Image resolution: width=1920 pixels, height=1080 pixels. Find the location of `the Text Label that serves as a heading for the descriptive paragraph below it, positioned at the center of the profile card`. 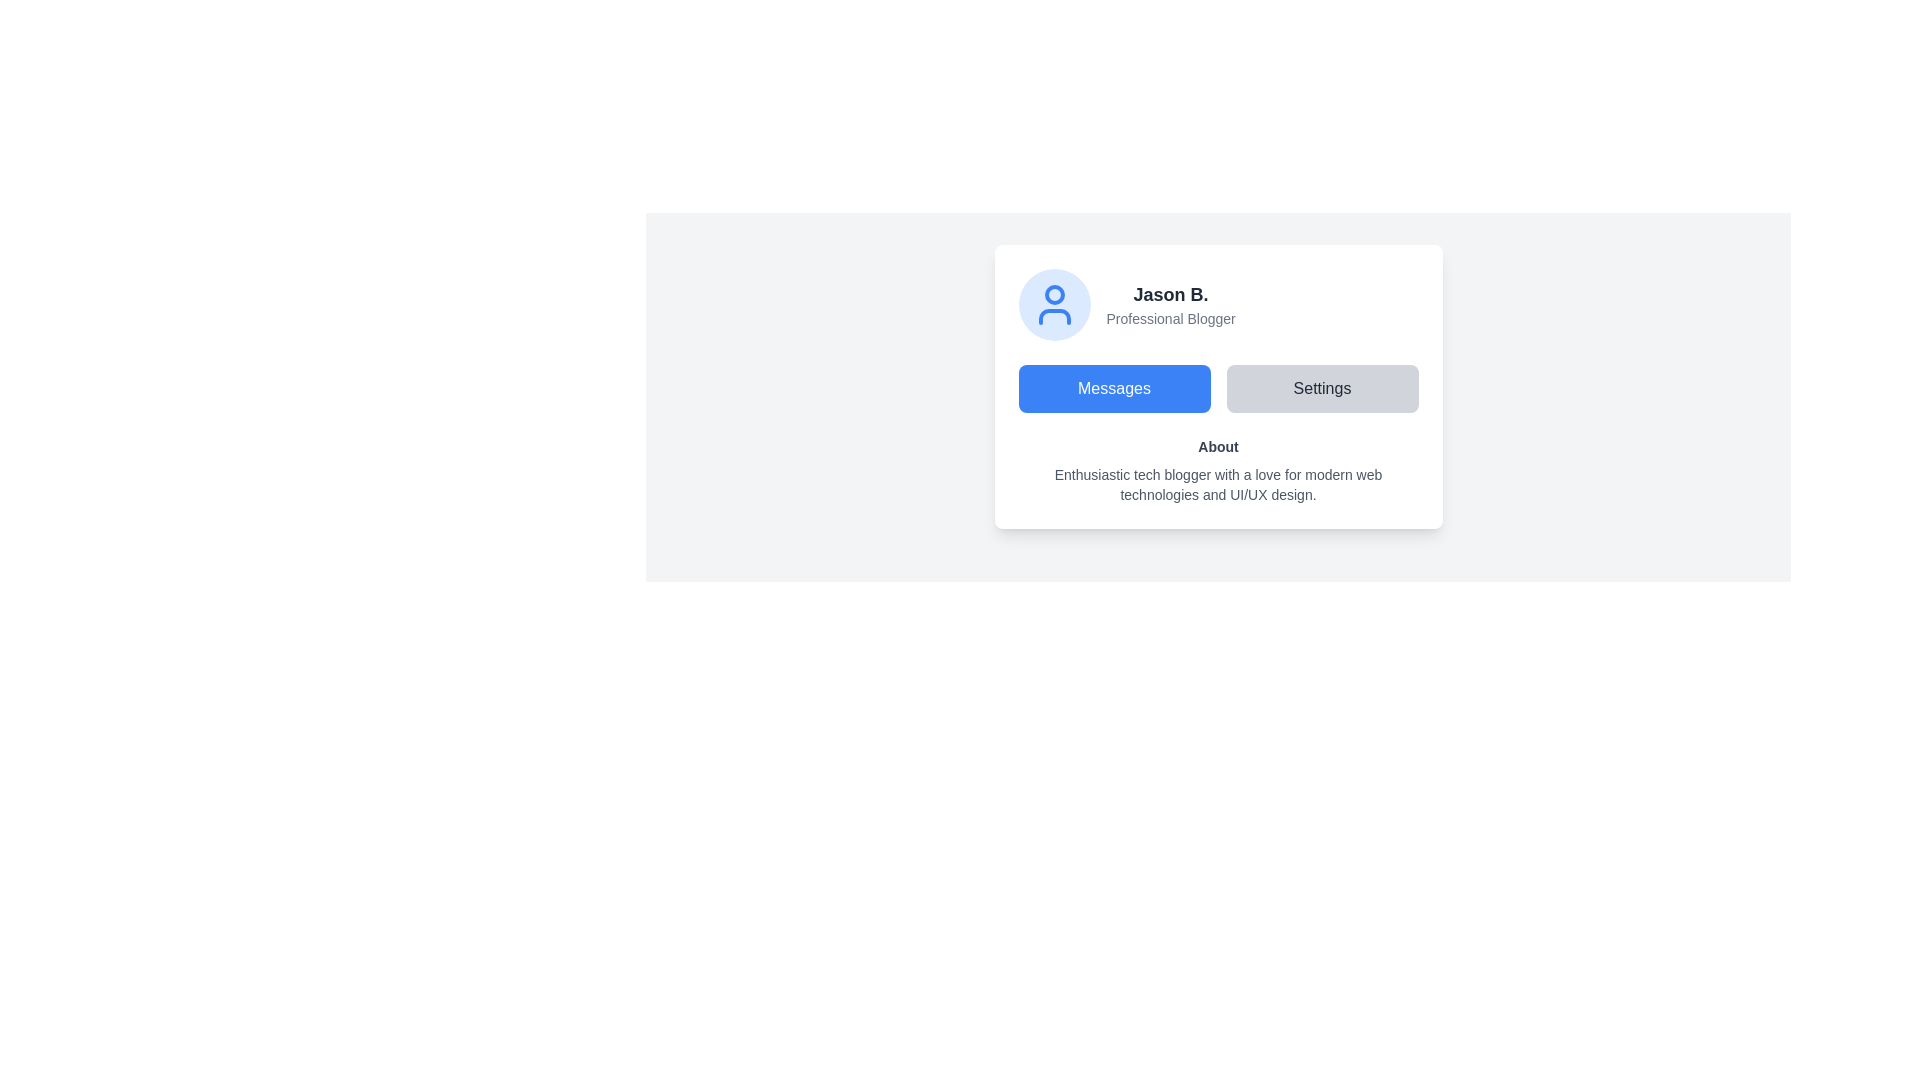

the Text Label that serves as a heading for the descriptive paragraph below it, positioned at the center of the profile card is located at coordinates (1217, 446).